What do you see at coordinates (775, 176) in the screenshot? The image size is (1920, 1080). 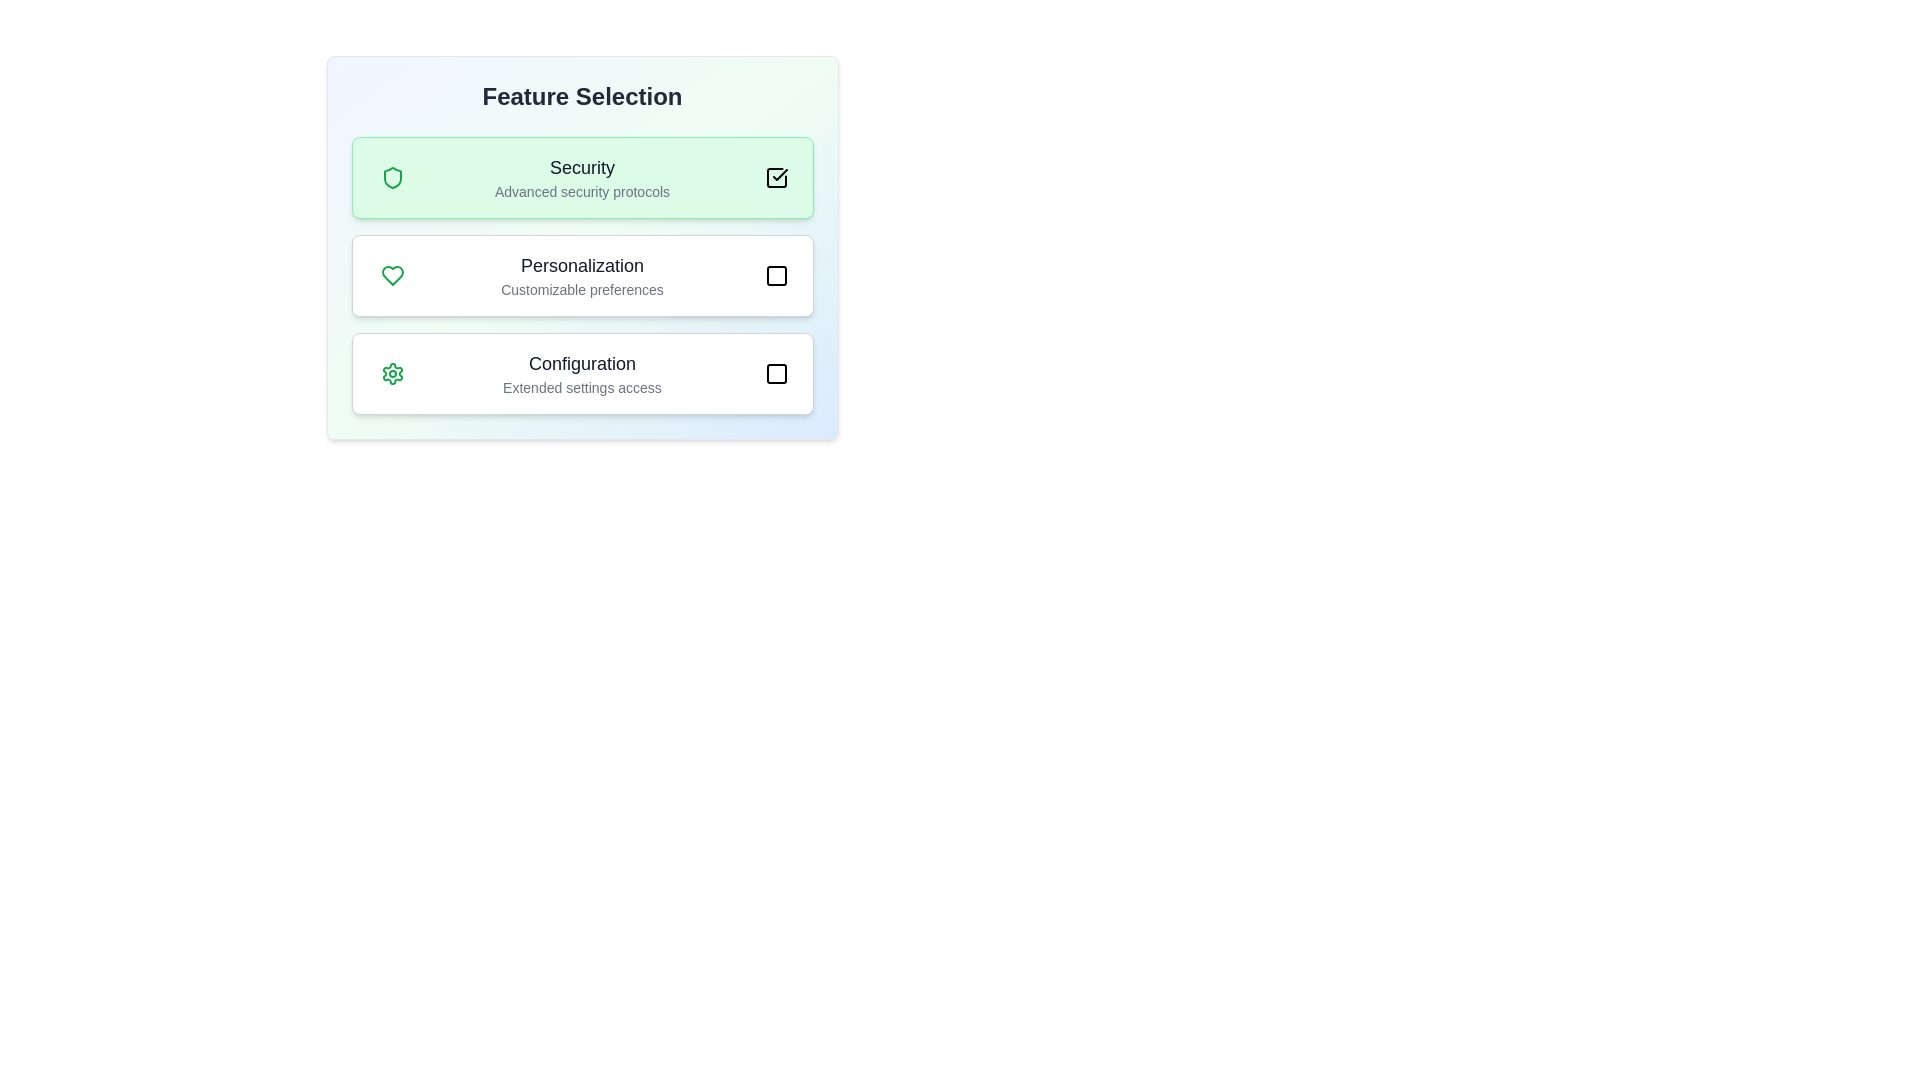 I see `the rounded green button with a white checkmark icon located at the top-right corner of the 'Security' section` at bounding box center [775, 176].